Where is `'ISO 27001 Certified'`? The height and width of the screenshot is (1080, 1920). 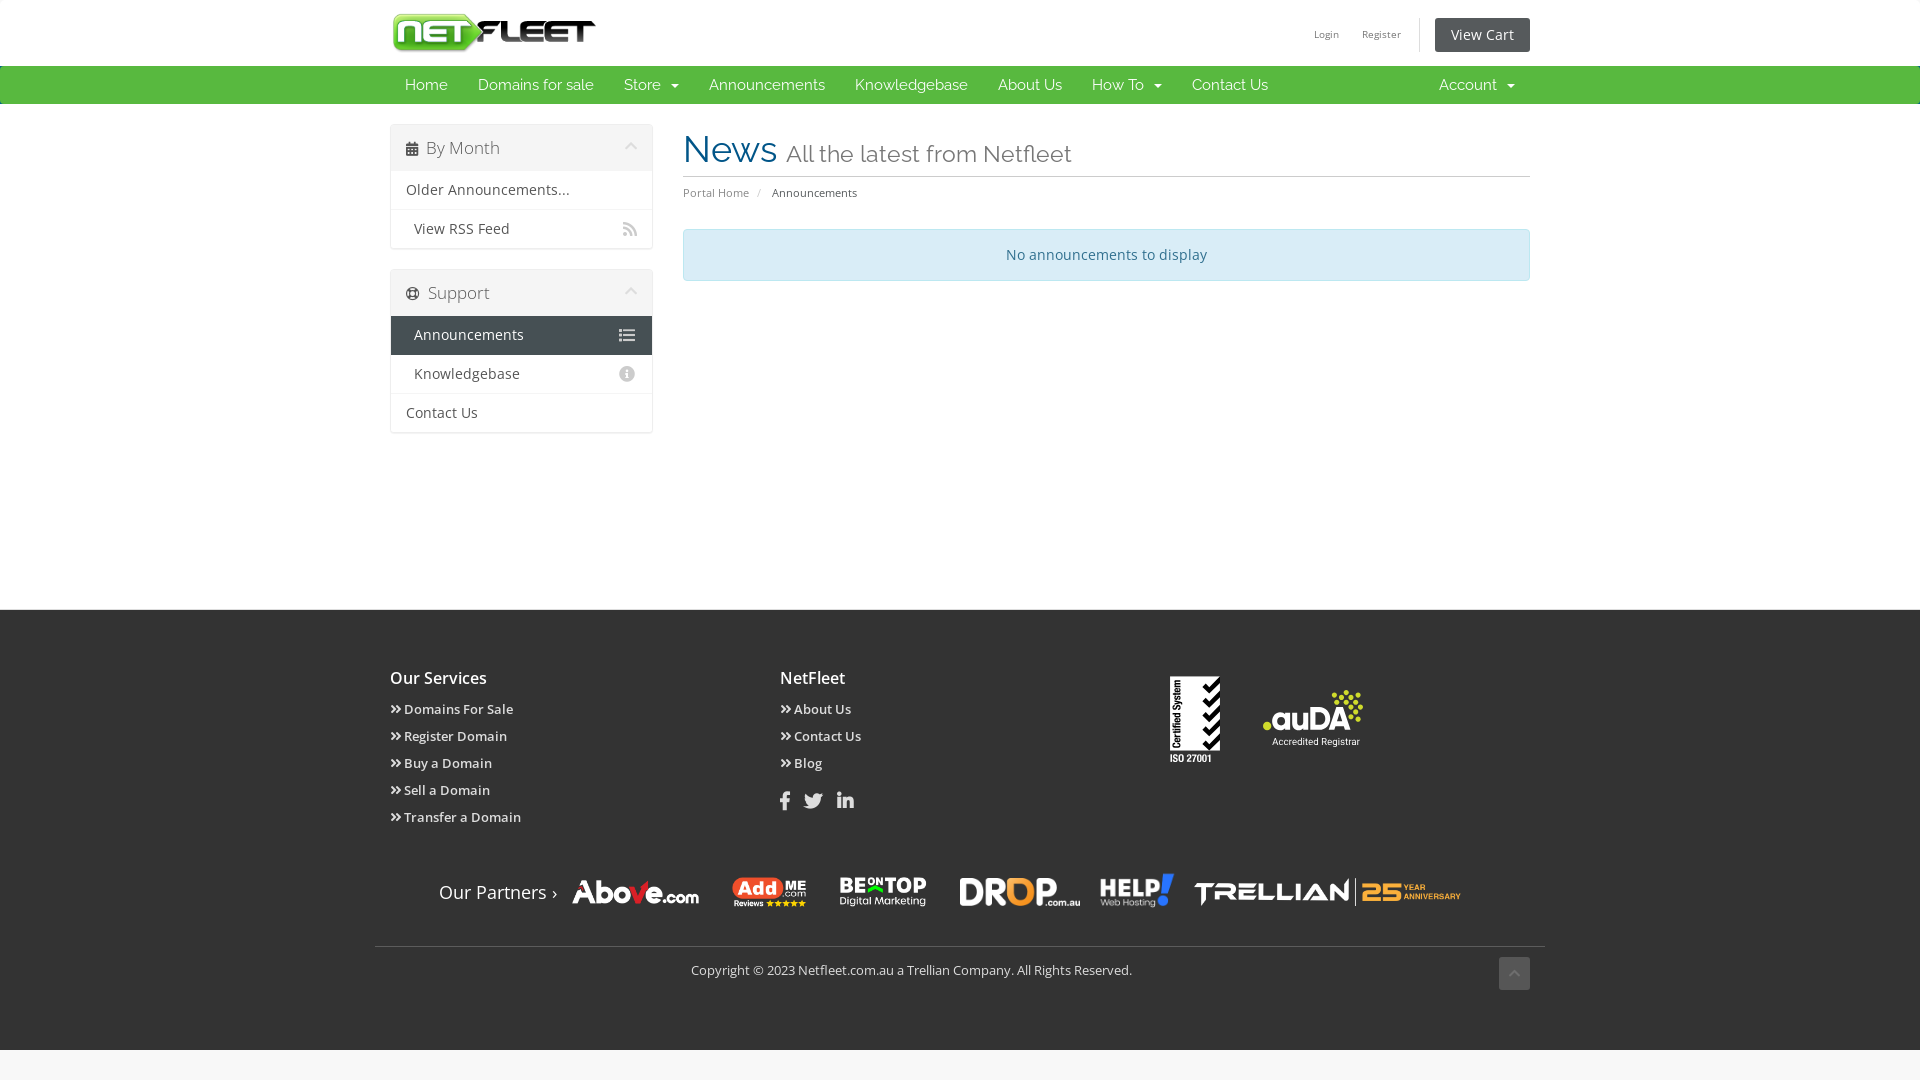 'ISO 27001 Certified' is located at coordinates (1195, 717).